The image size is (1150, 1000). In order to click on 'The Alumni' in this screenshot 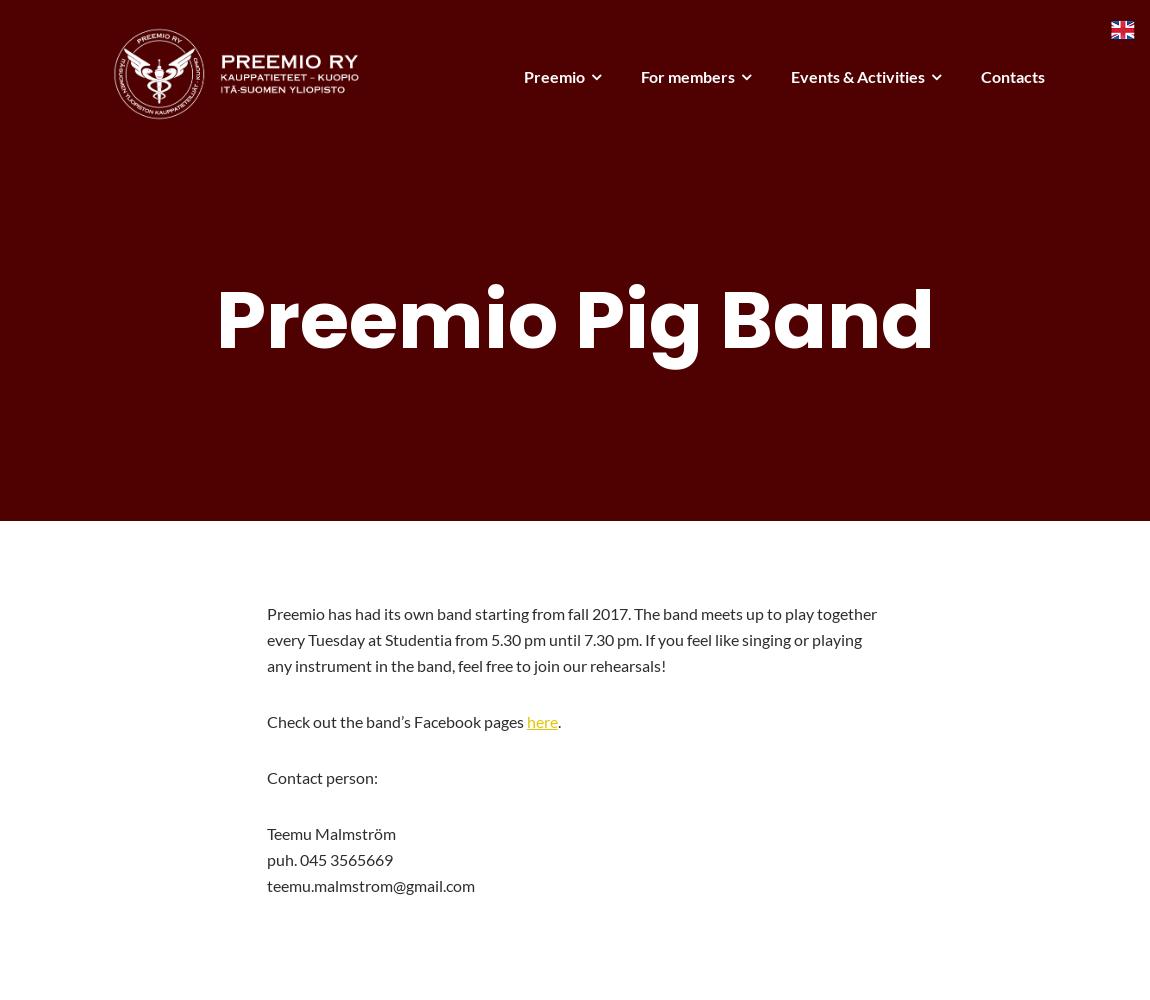, I will do `click(507, 173)`.